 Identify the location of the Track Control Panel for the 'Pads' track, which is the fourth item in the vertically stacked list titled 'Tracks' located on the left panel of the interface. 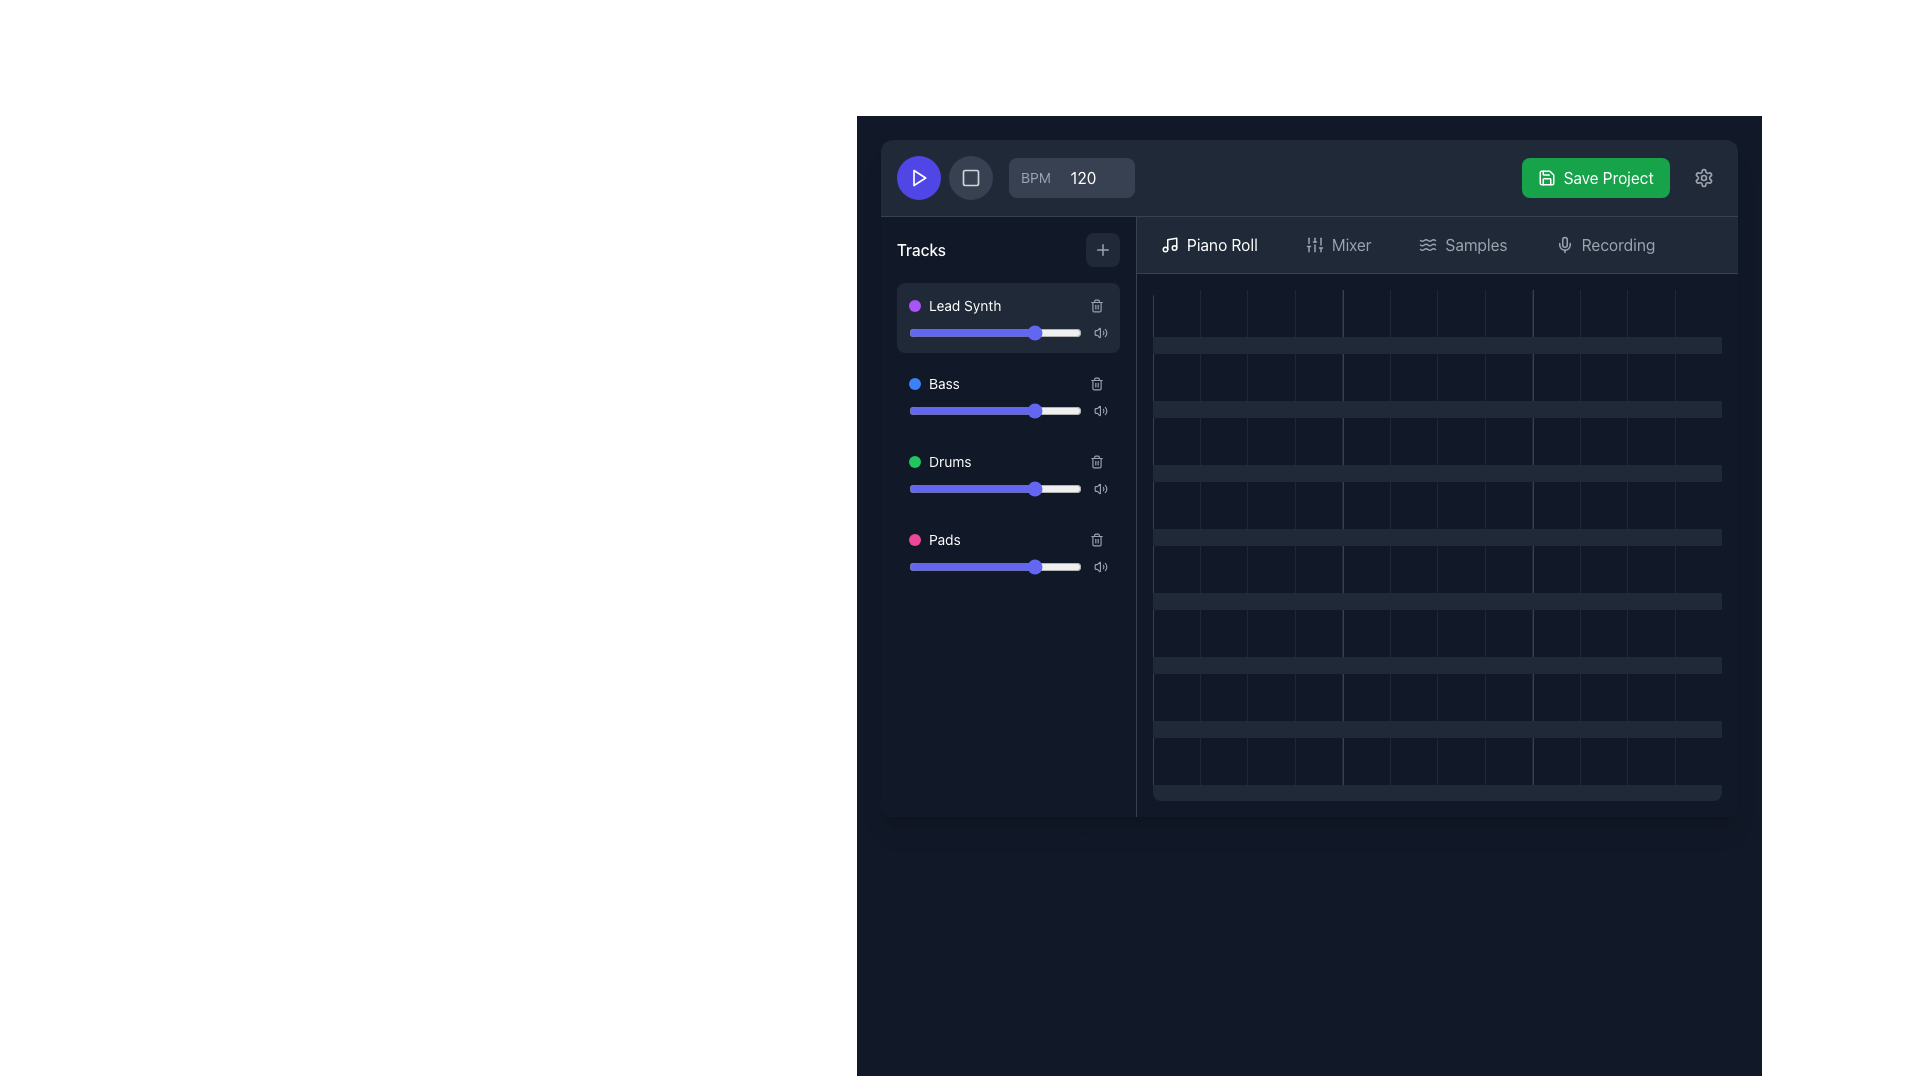
(1008, 551).